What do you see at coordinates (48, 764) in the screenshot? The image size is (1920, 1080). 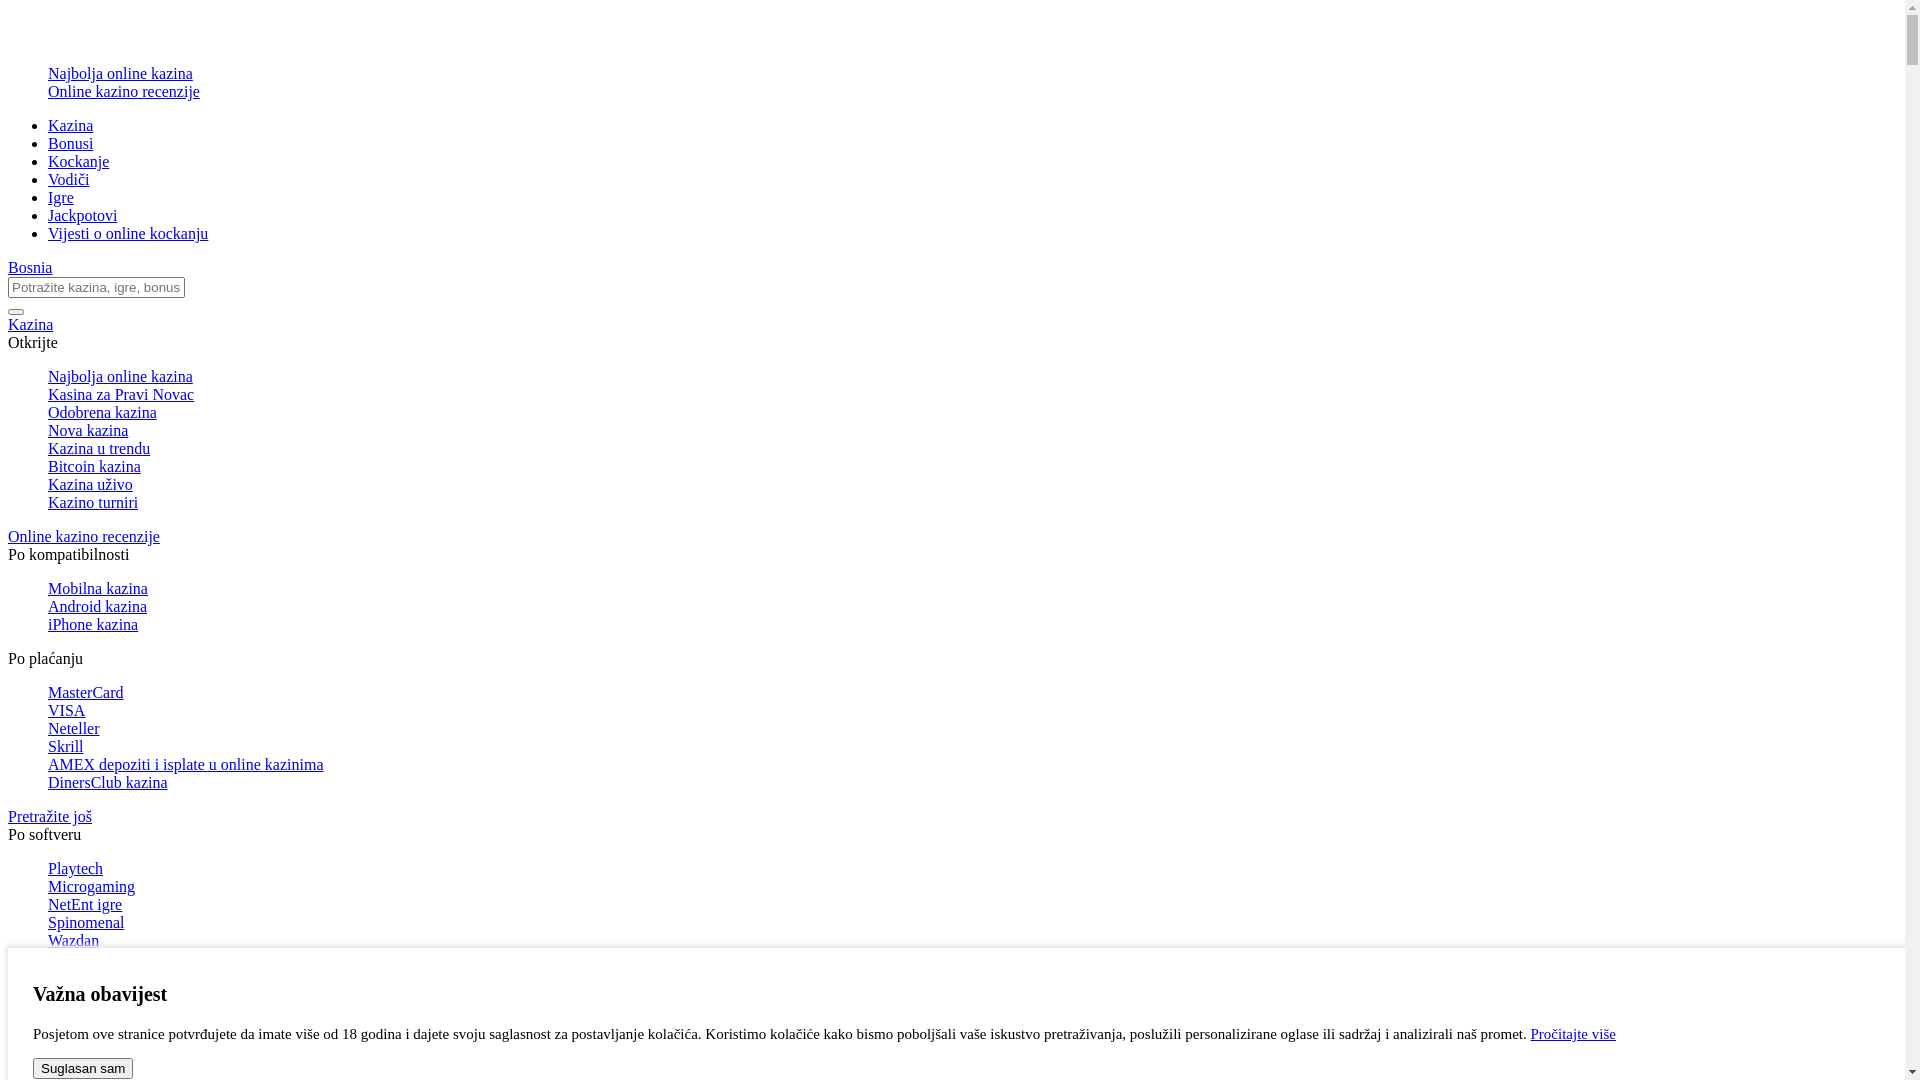 I see `'AMEX depoziti i isplate u online kazinima'` at bounding box center [48, 764].